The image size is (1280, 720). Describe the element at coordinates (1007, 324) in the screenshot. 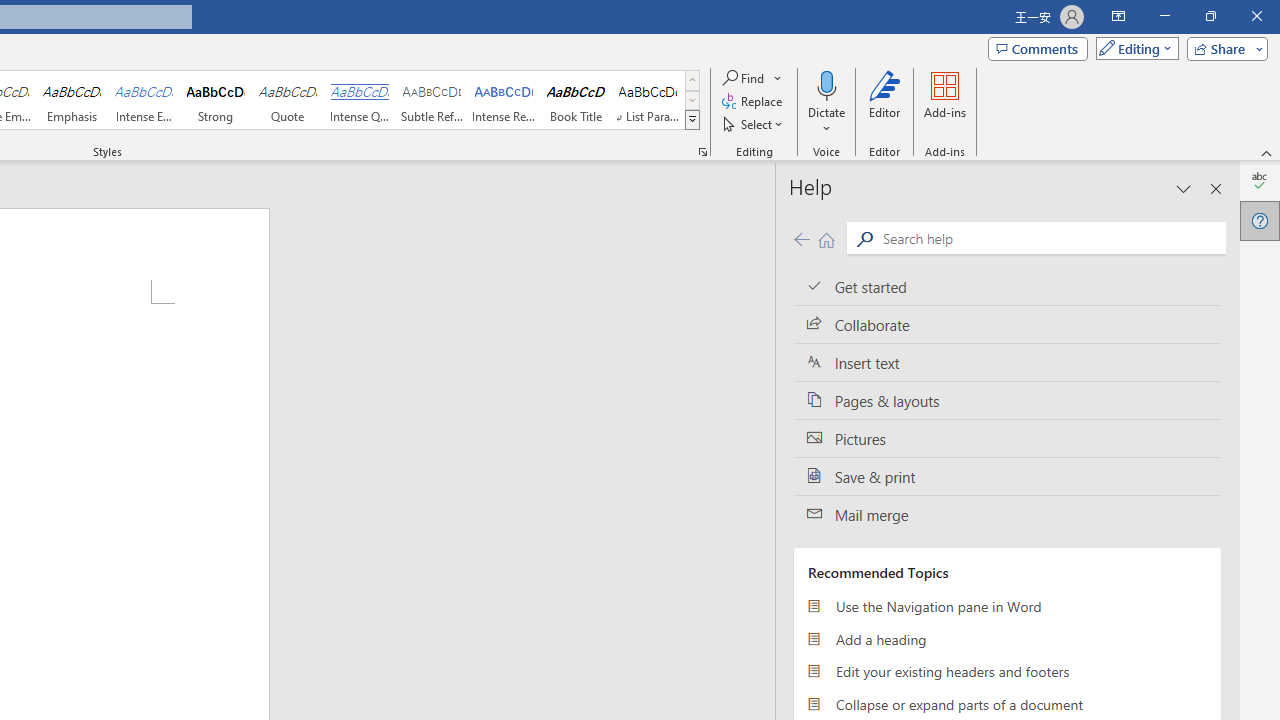

I see `'Collaborate'` at that location.